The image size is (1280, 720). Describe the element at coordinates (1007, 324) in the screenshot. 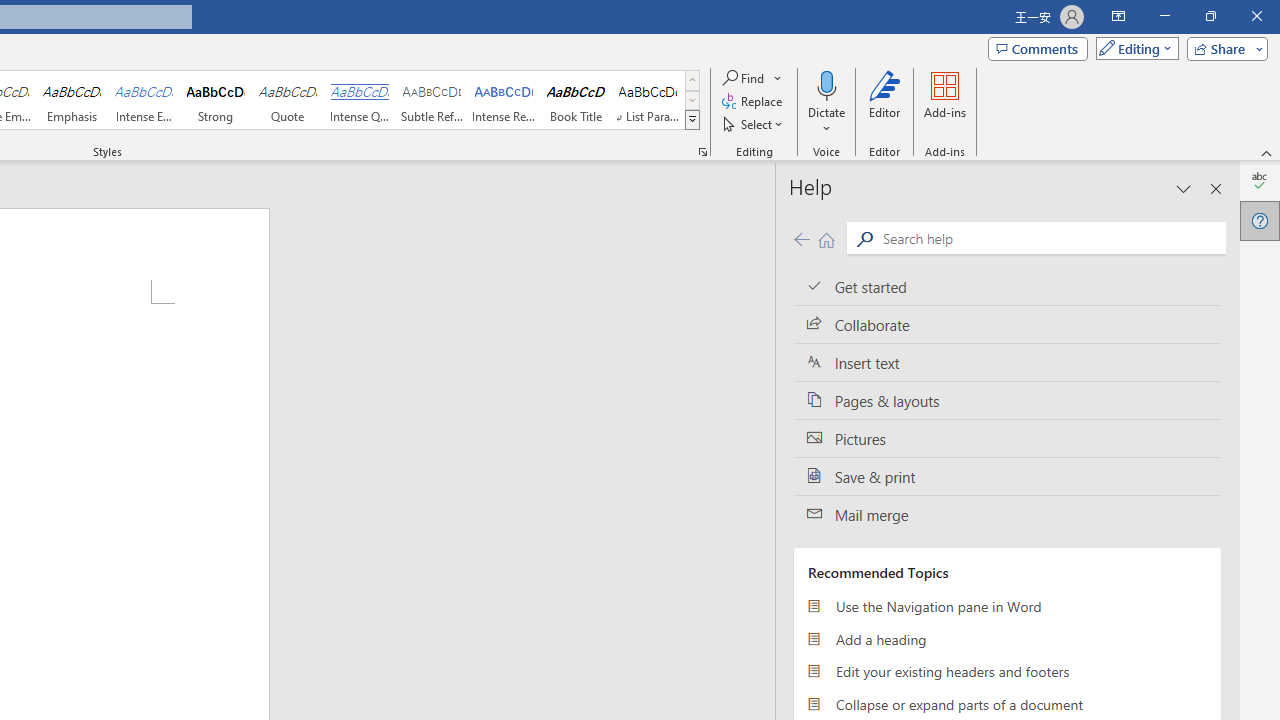

I see `'Collaborate'` at that location.